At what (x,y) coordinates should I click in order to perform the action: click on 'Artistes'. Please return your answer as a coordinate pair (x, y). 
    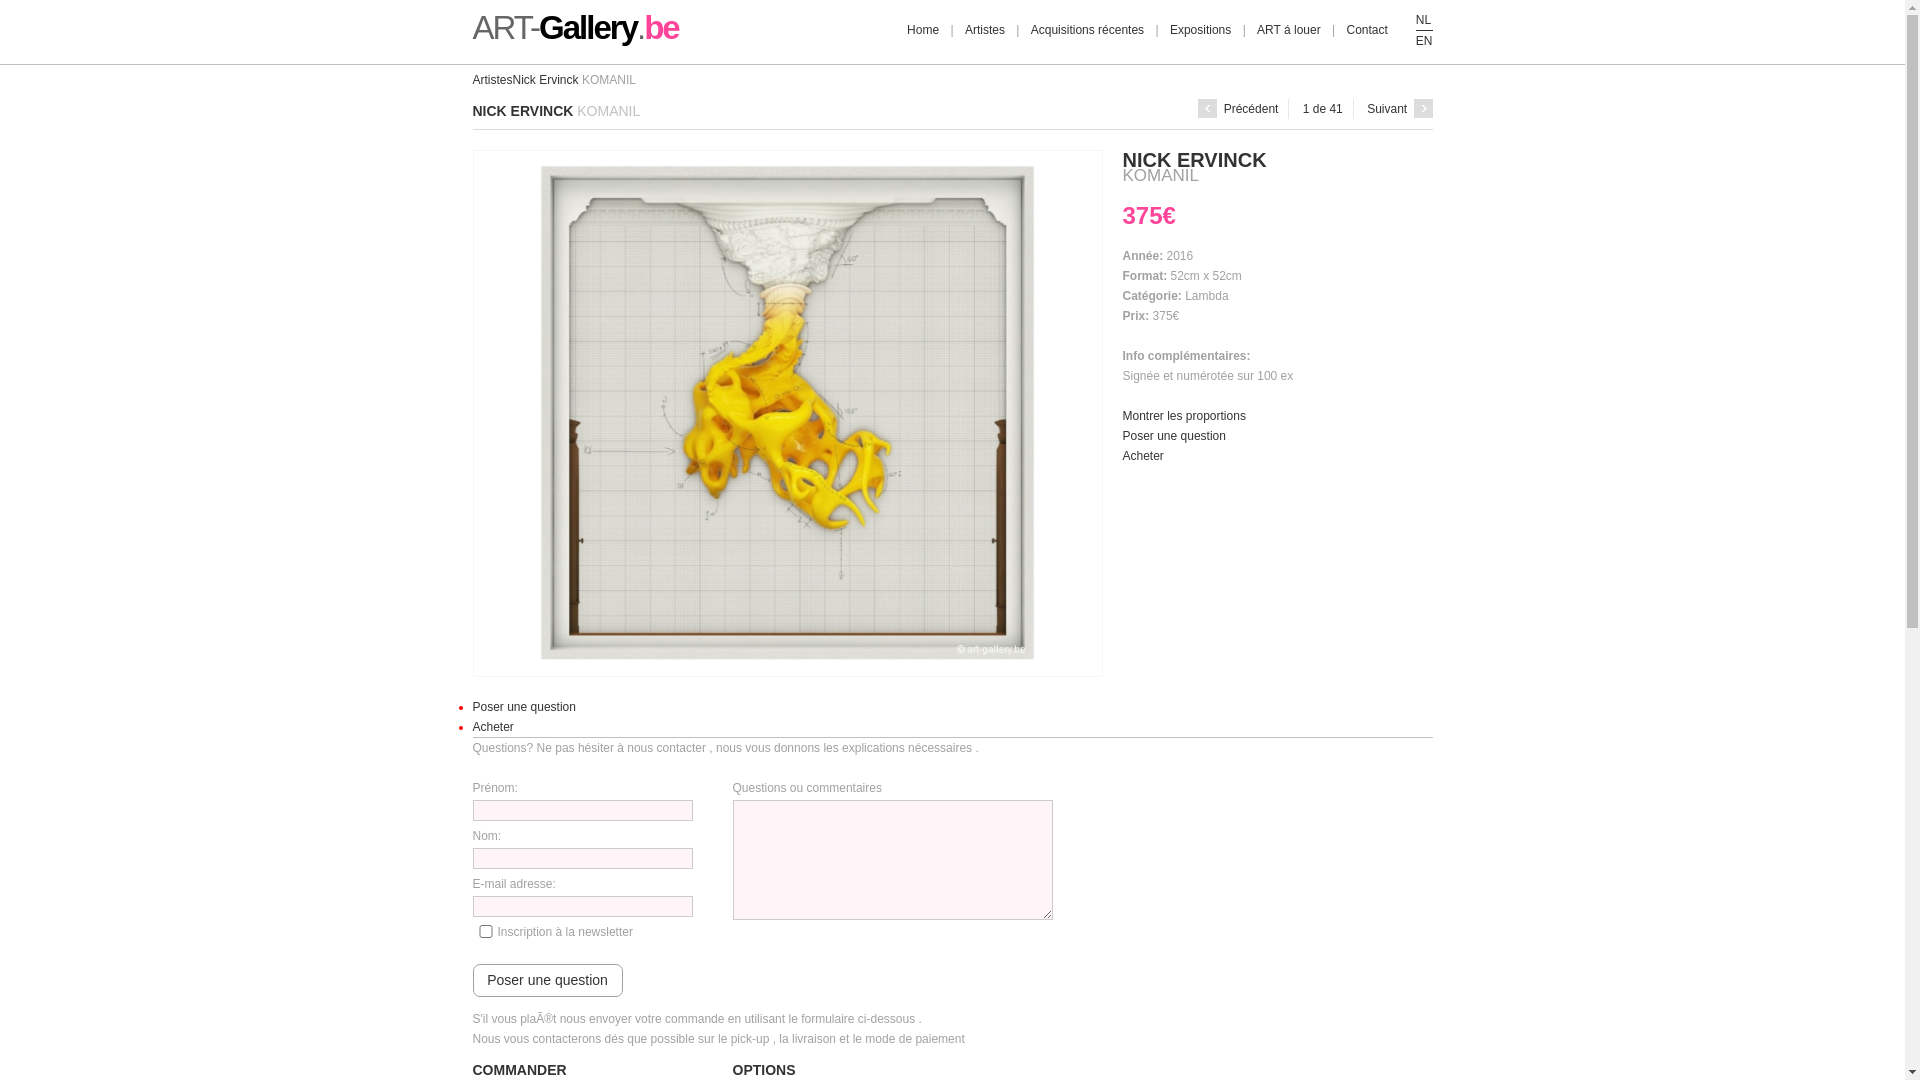
    Looking at the image, I should click on (491, 79).